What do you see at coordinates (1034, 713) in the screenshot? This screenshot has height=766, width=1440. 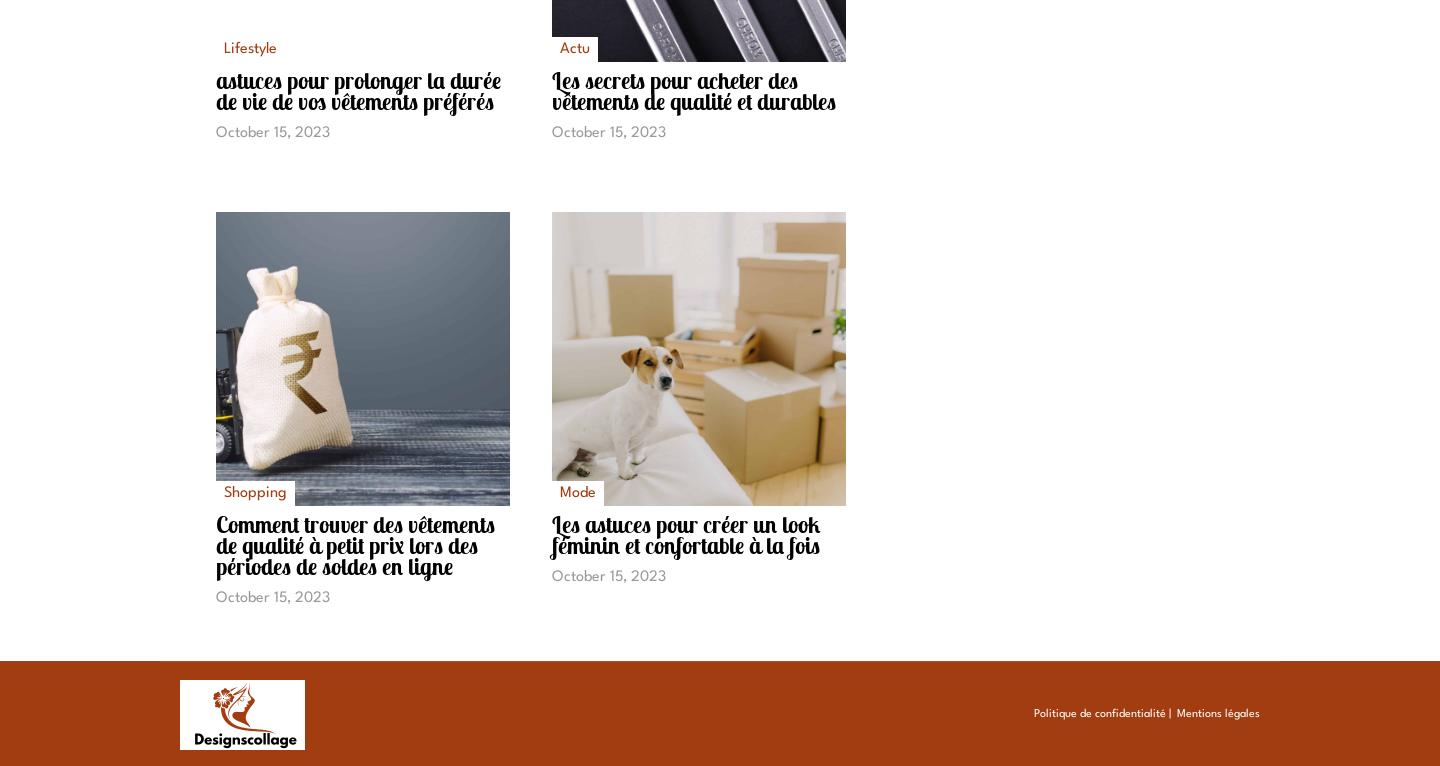 I see `'Politique de confidentialité |'` at bounding box center [1034, 713].